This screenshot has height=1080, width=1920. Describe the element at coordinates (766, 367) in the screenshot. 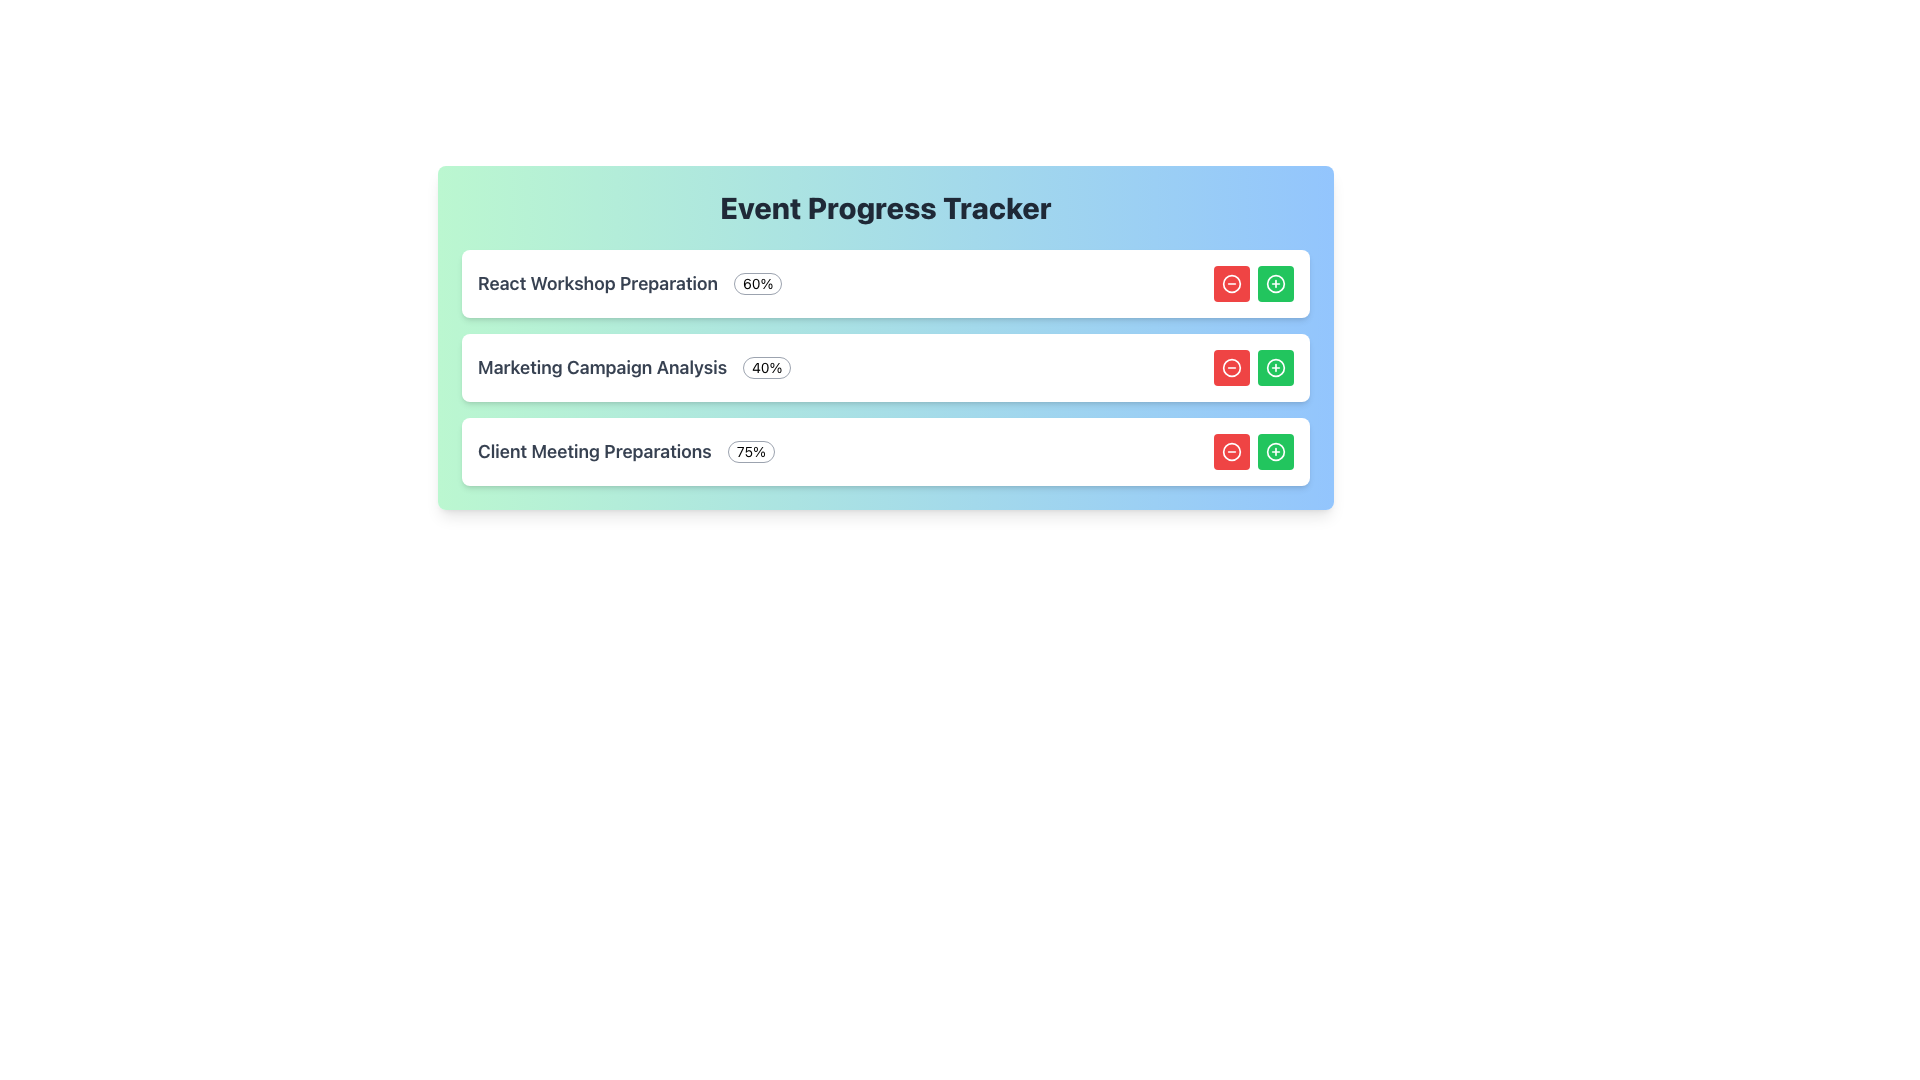

I see `the progress indicator badge located to the right of the 'Marketing Campaign Analysis' text in the middle row of the section` at that location.